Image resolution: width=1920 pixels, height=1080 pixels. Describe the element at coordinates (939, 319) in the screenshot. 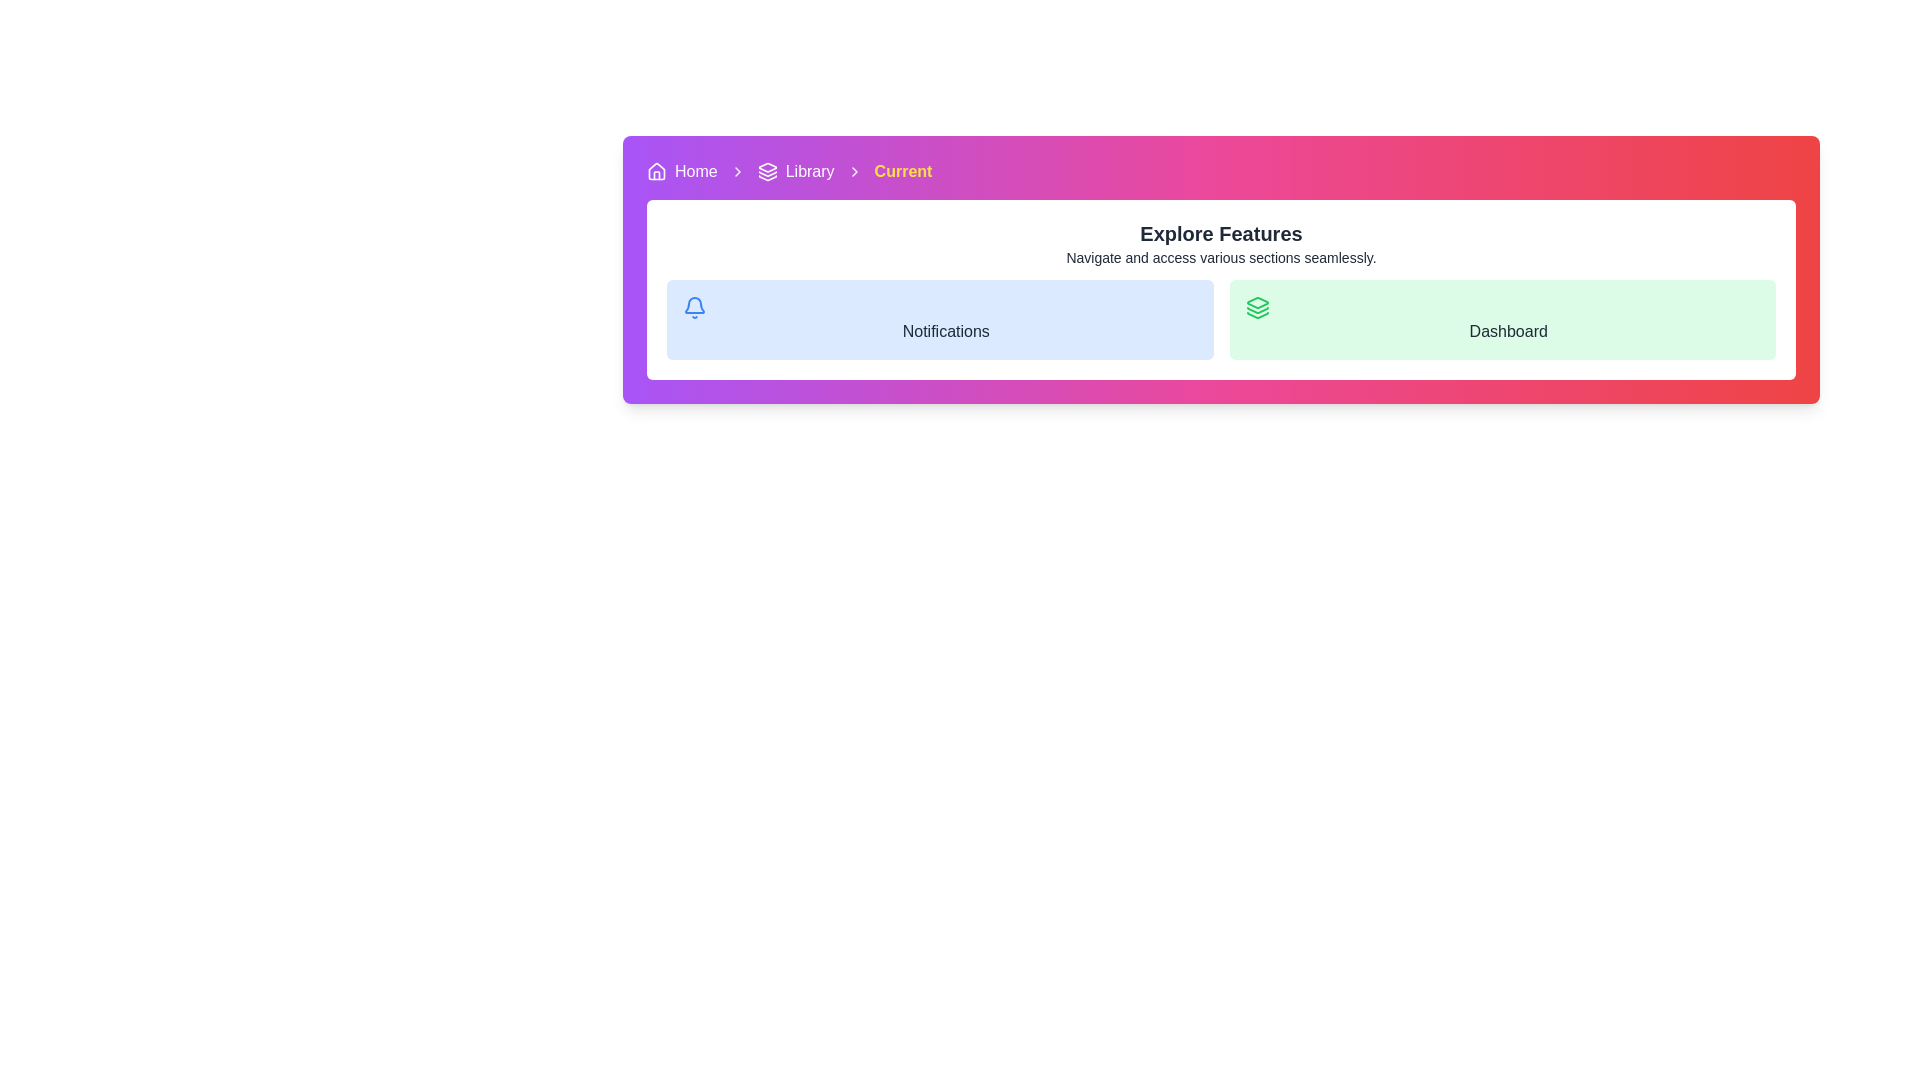

I see `the notifications button located in the first position of a two-column grid layout, positioned to the left of the 'Dashboard' button` at that location.